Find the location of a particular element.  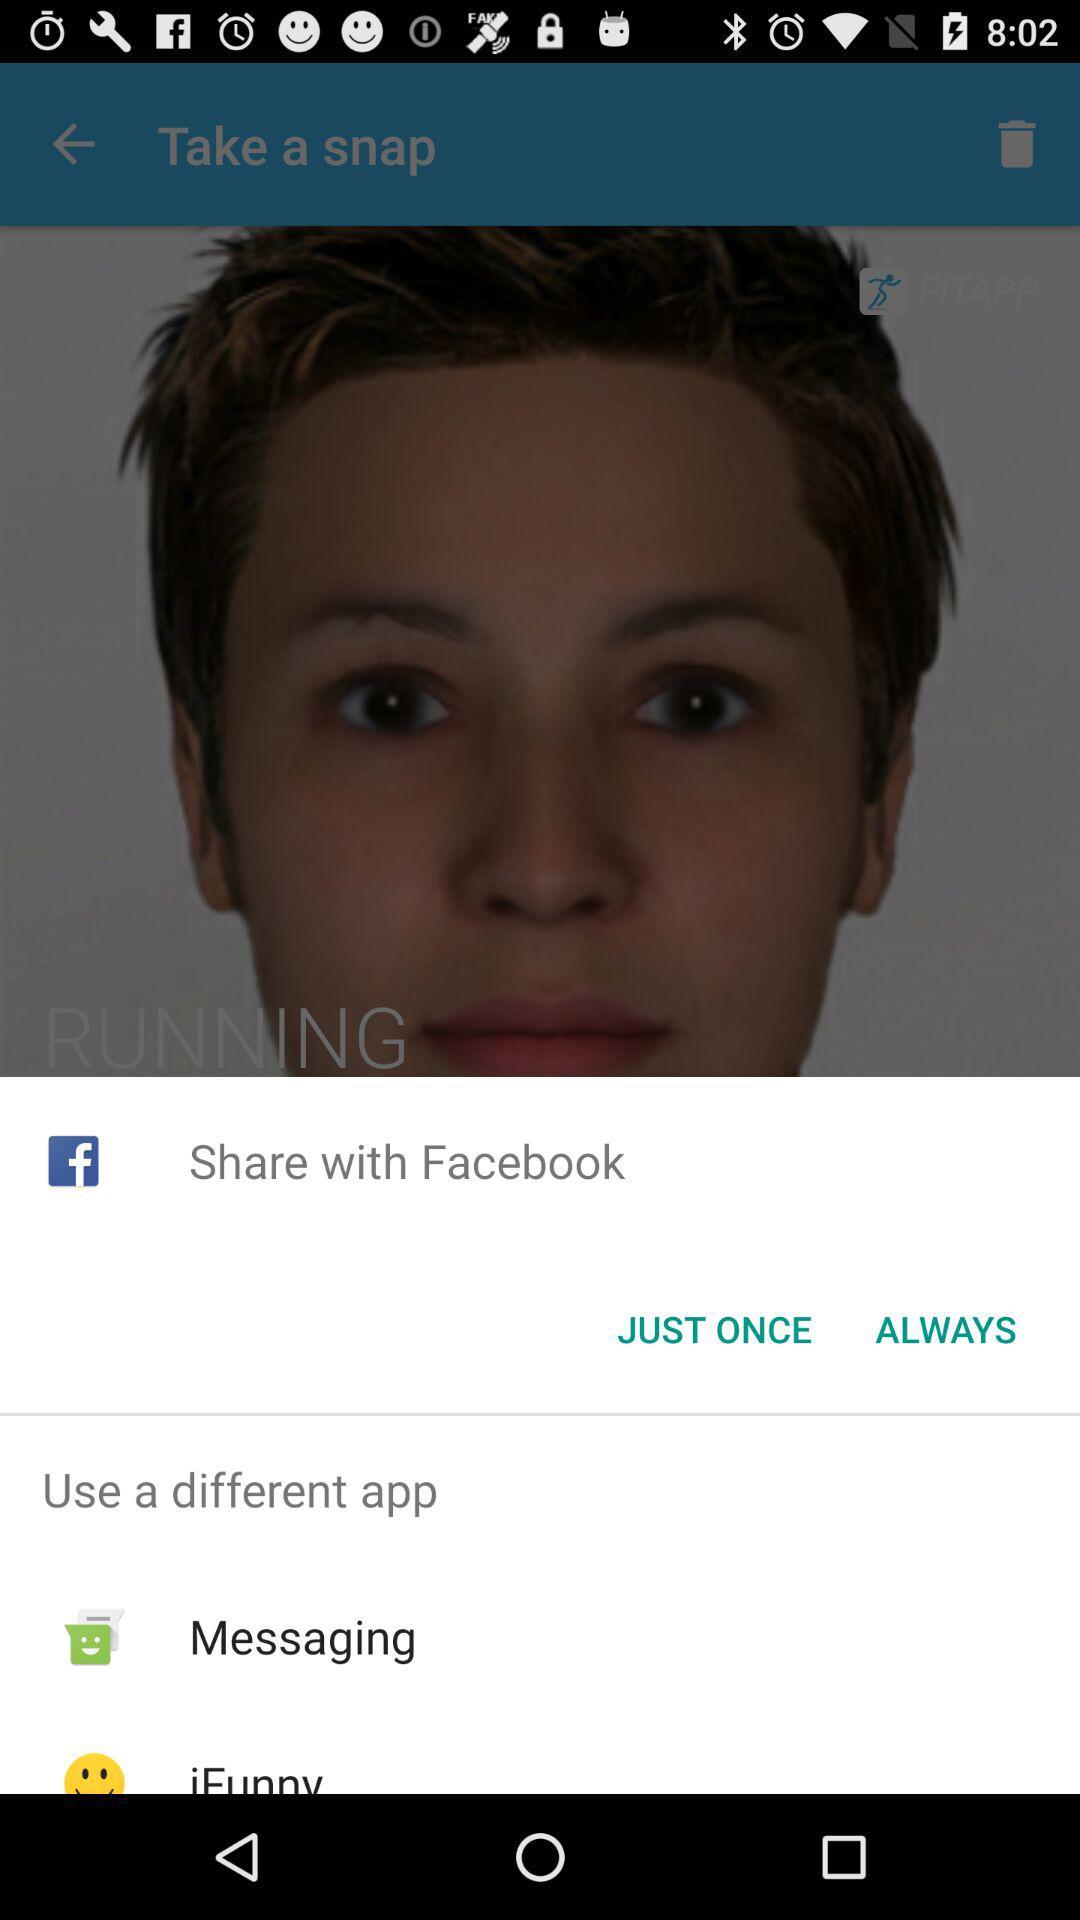

the use a different is located at coordinates (540, 1489).